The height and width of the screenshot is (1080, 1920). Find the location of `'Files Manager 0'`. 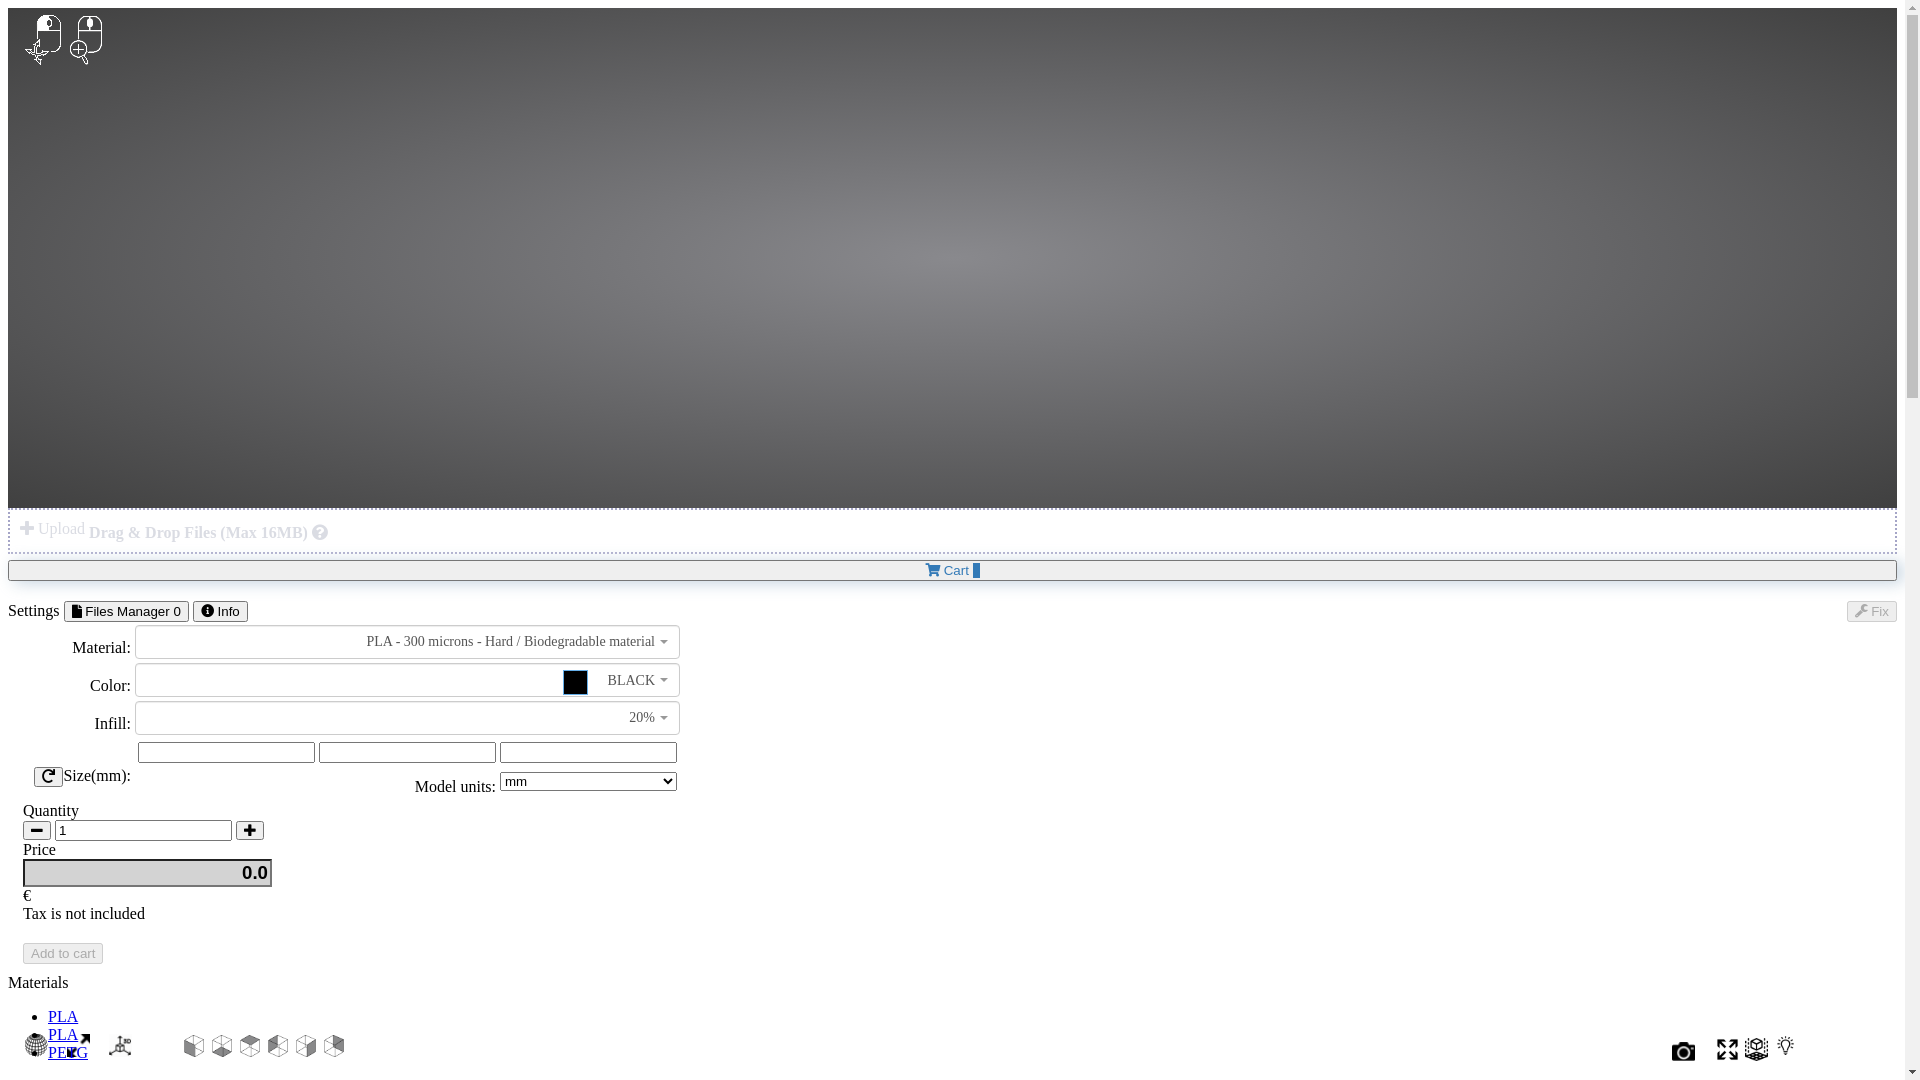

'Files Manager 0' is located at coordinates (63, 610).